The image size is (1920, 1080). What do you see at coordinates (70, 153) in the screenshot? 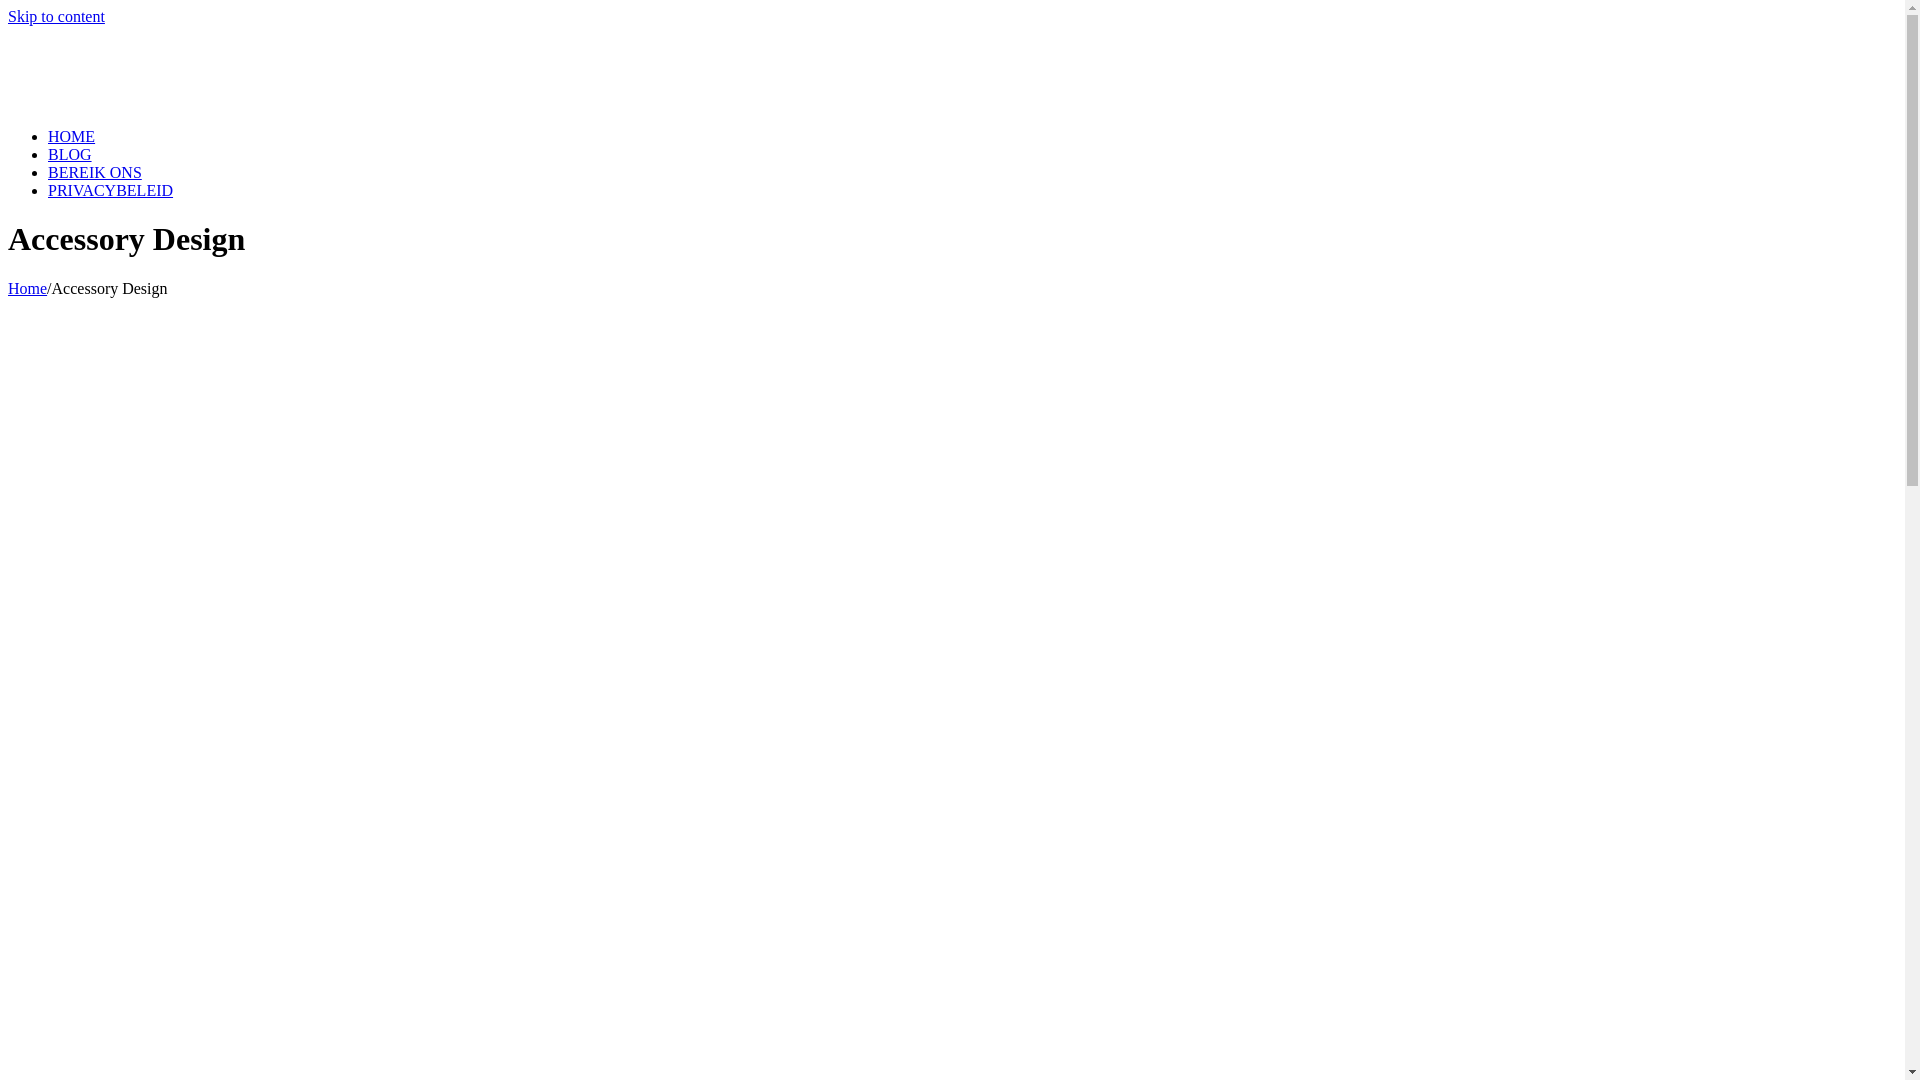
I see `'BLOG'` at bounding box center [70, 153].